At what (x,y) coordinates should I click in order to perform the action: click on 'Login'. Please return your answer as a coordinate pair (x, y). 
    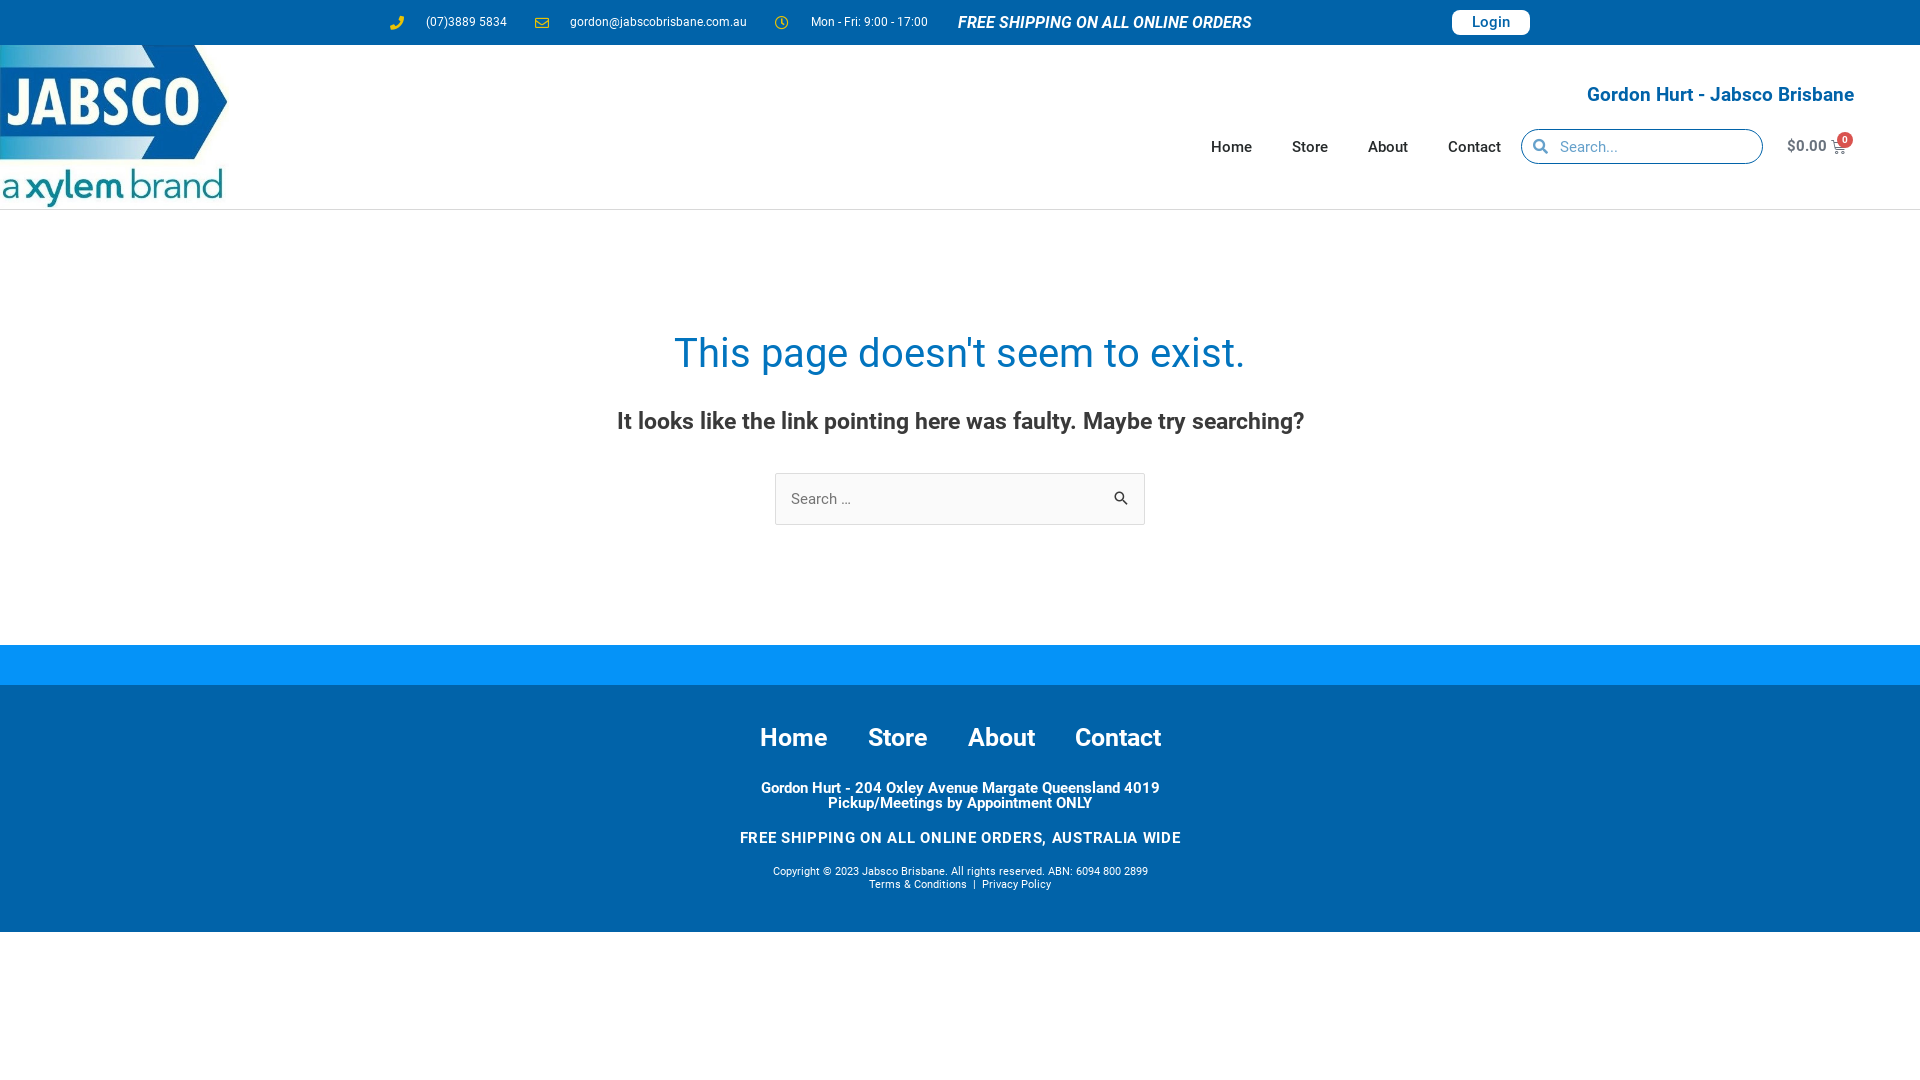
    Looking at the image, I should click on (1451, 22).